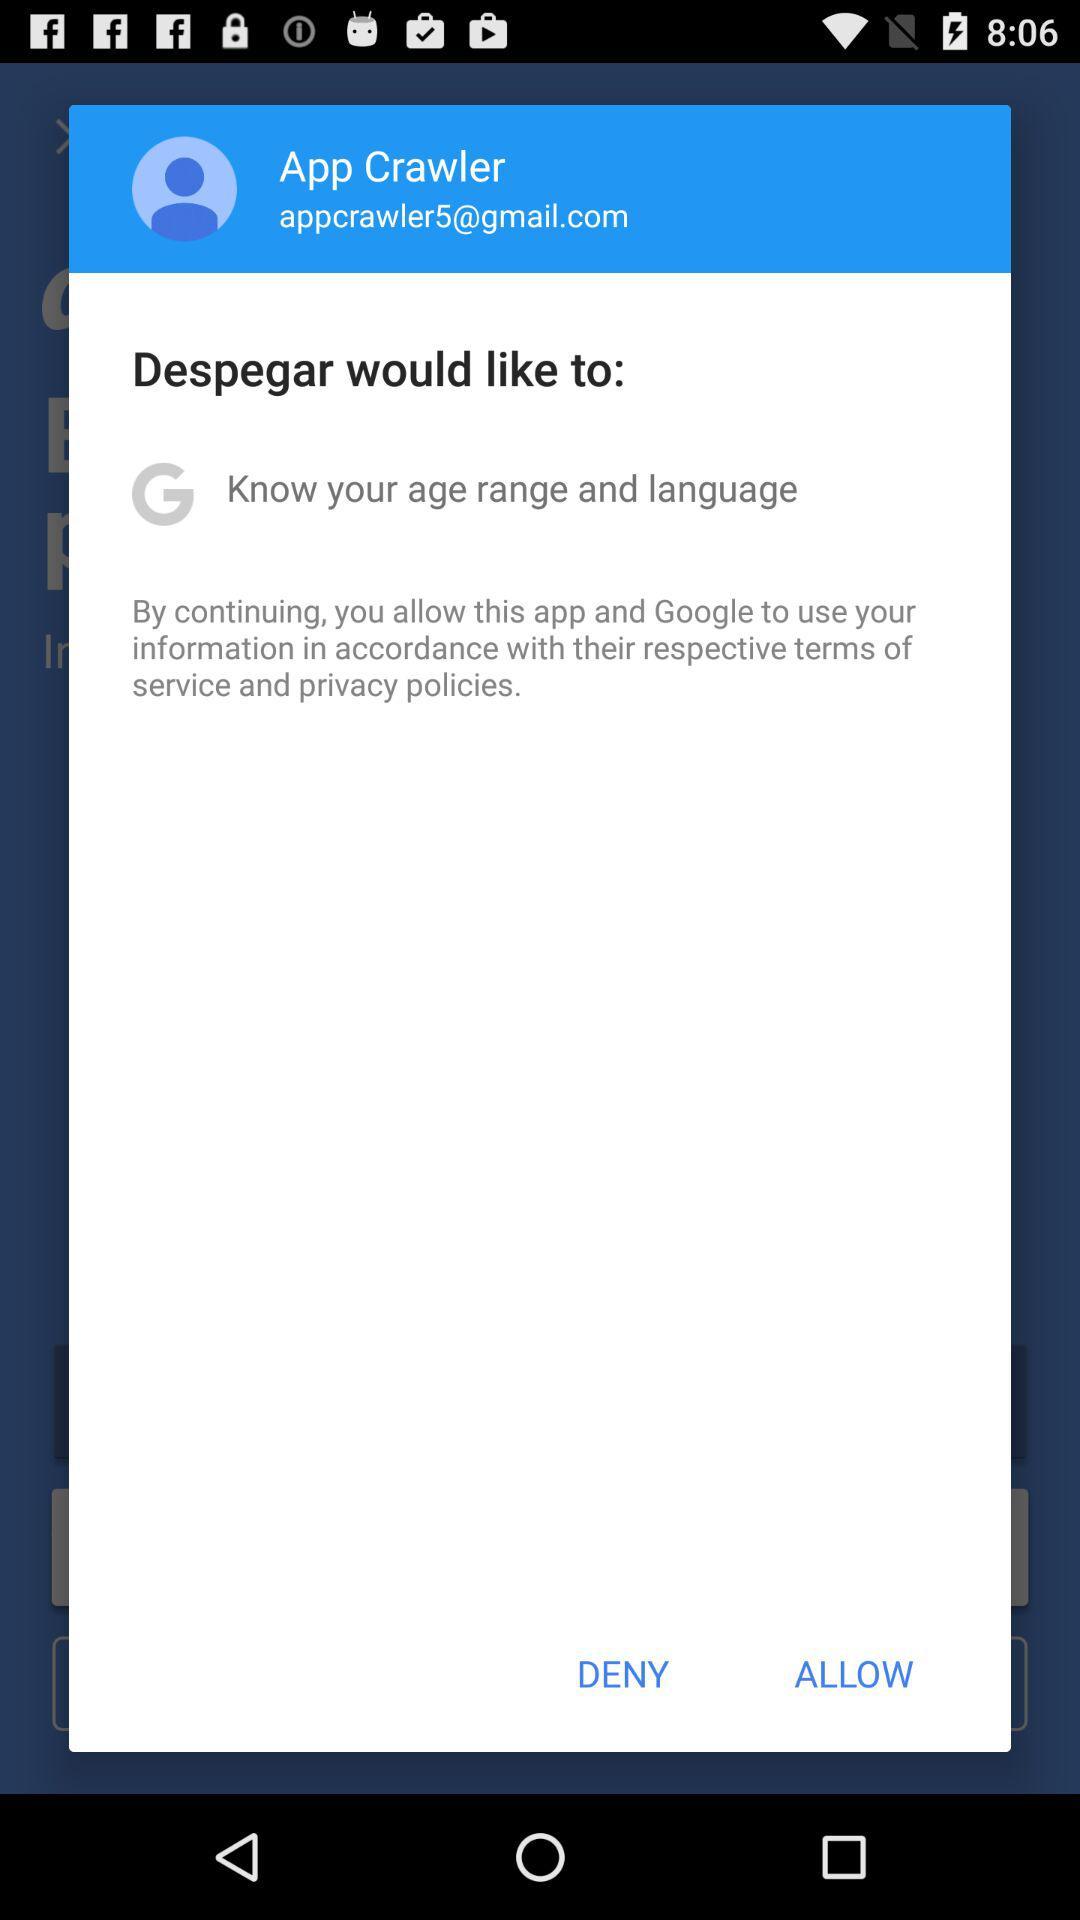 The width and height of the screenshot is (1080, 1920). What do you see at coordinates (454, 214) in the screenshot?
I see `app above despegar would like` at bounding box center [454, 214].